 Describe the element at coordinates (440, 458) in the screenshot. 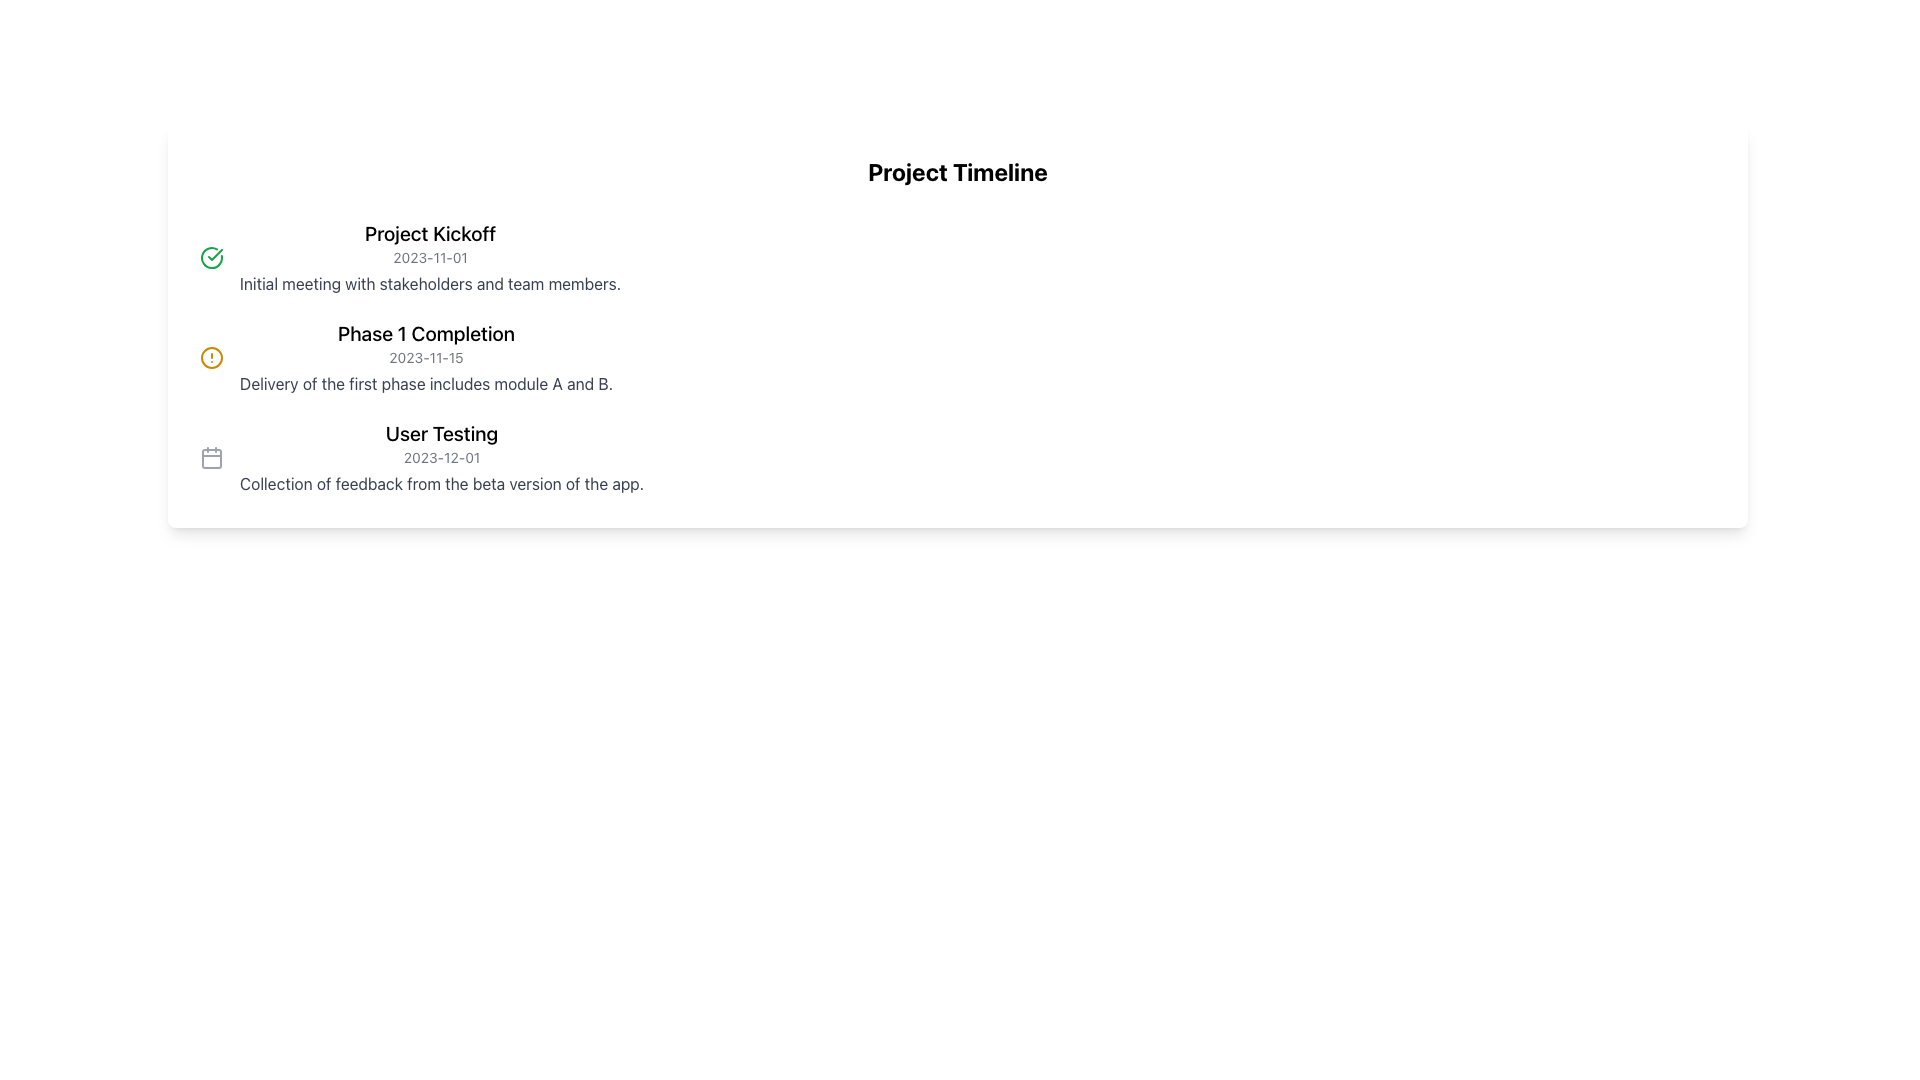

I see `the text label displaying the date '2023-12-01', which is styled in light gray and positioned beneath the header 'User Testing'` at that location.